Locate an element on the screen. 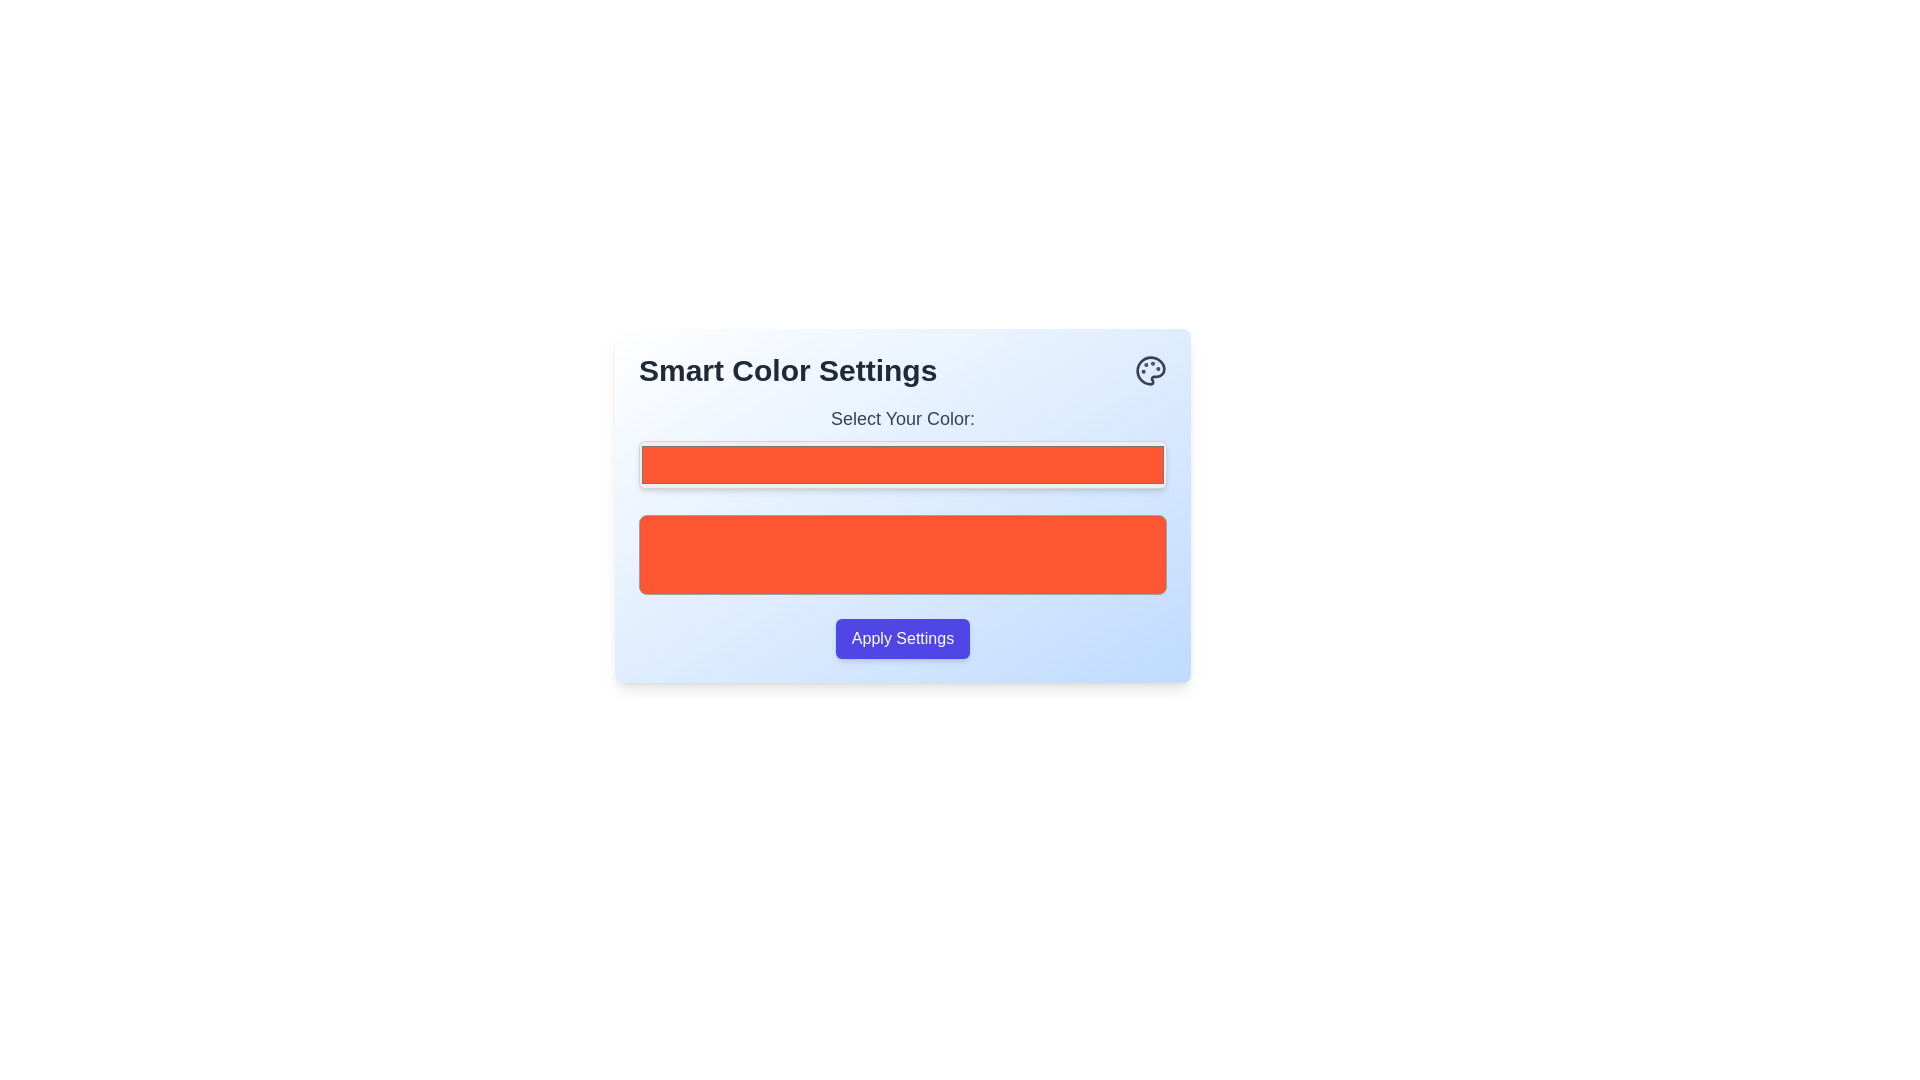  the descriptive label located below the main heading 'Smart Color Settings', which precedes the color input field is located at coordinates (901, 418).